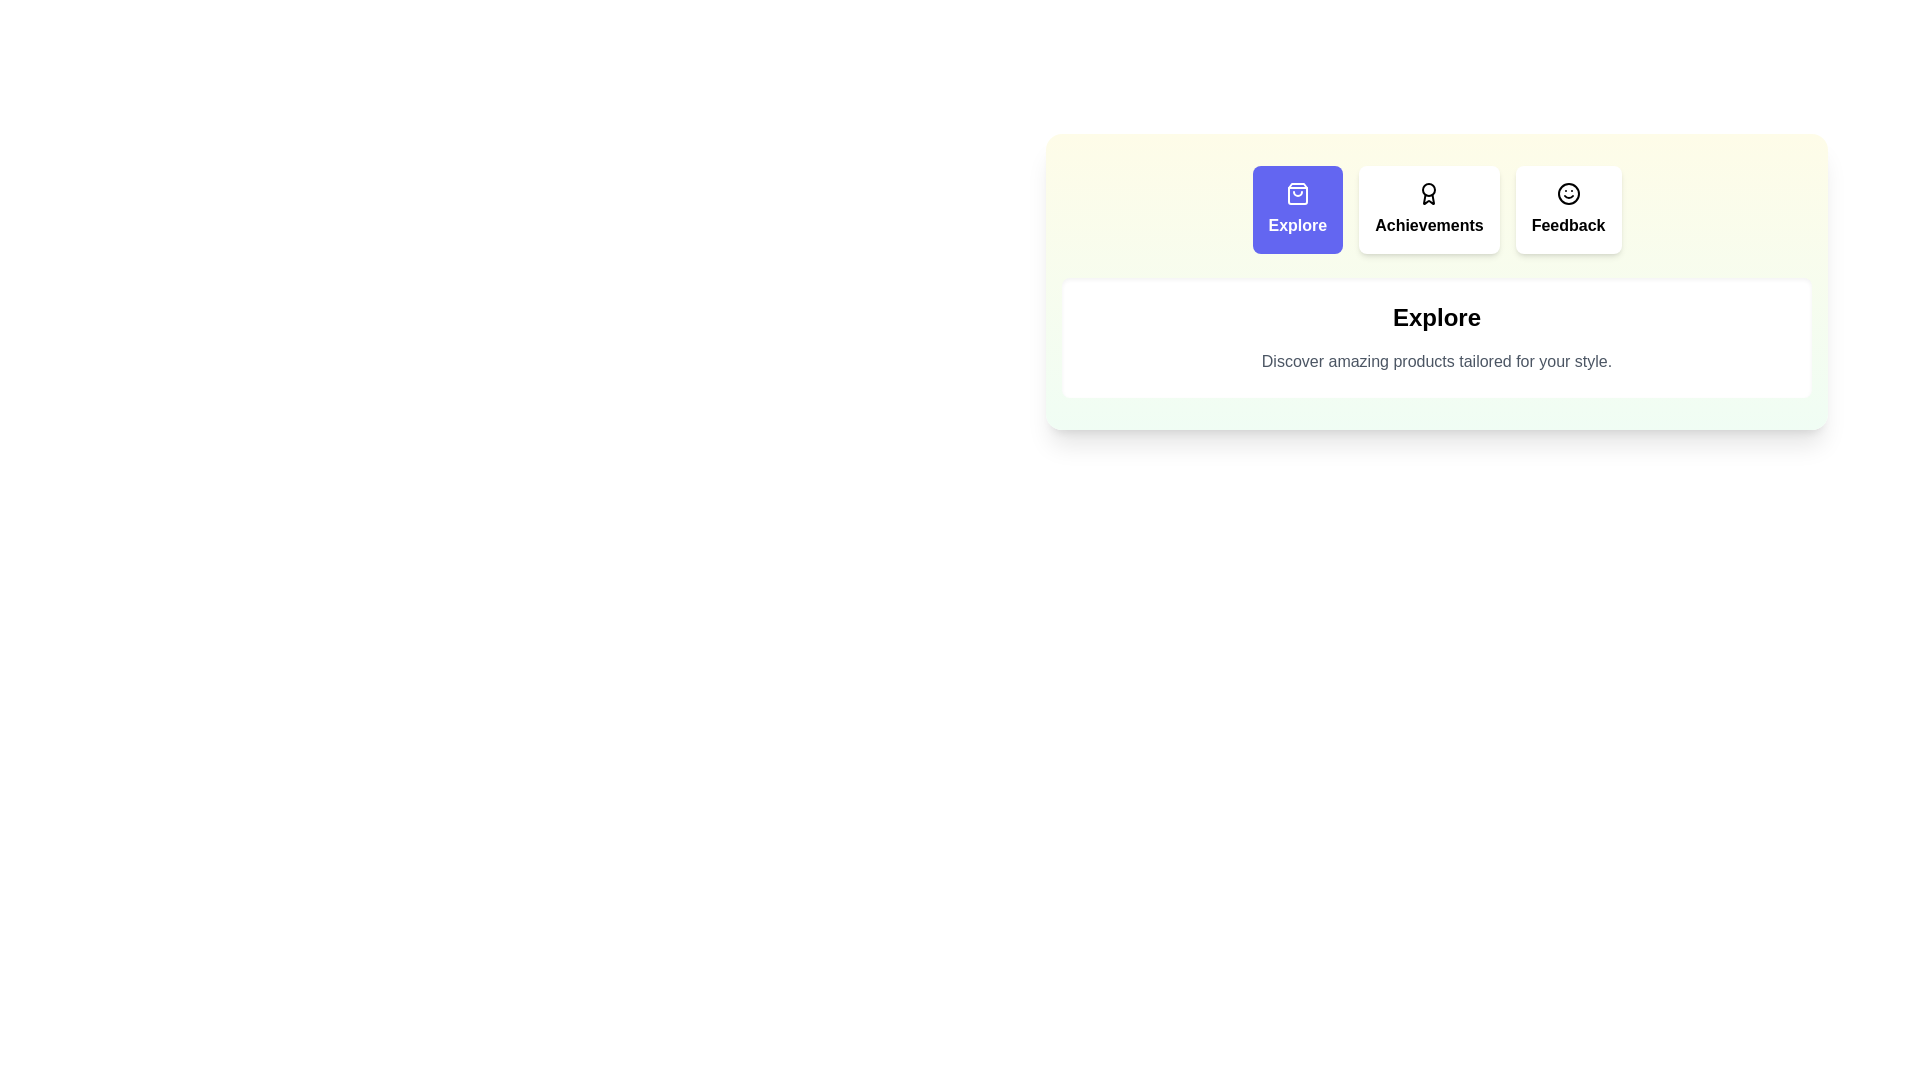 The width and height of the screenshot is (1920, 1080). I want to click on the Feedback tab by clicking on its respective title or icon, so click(1567, 209).